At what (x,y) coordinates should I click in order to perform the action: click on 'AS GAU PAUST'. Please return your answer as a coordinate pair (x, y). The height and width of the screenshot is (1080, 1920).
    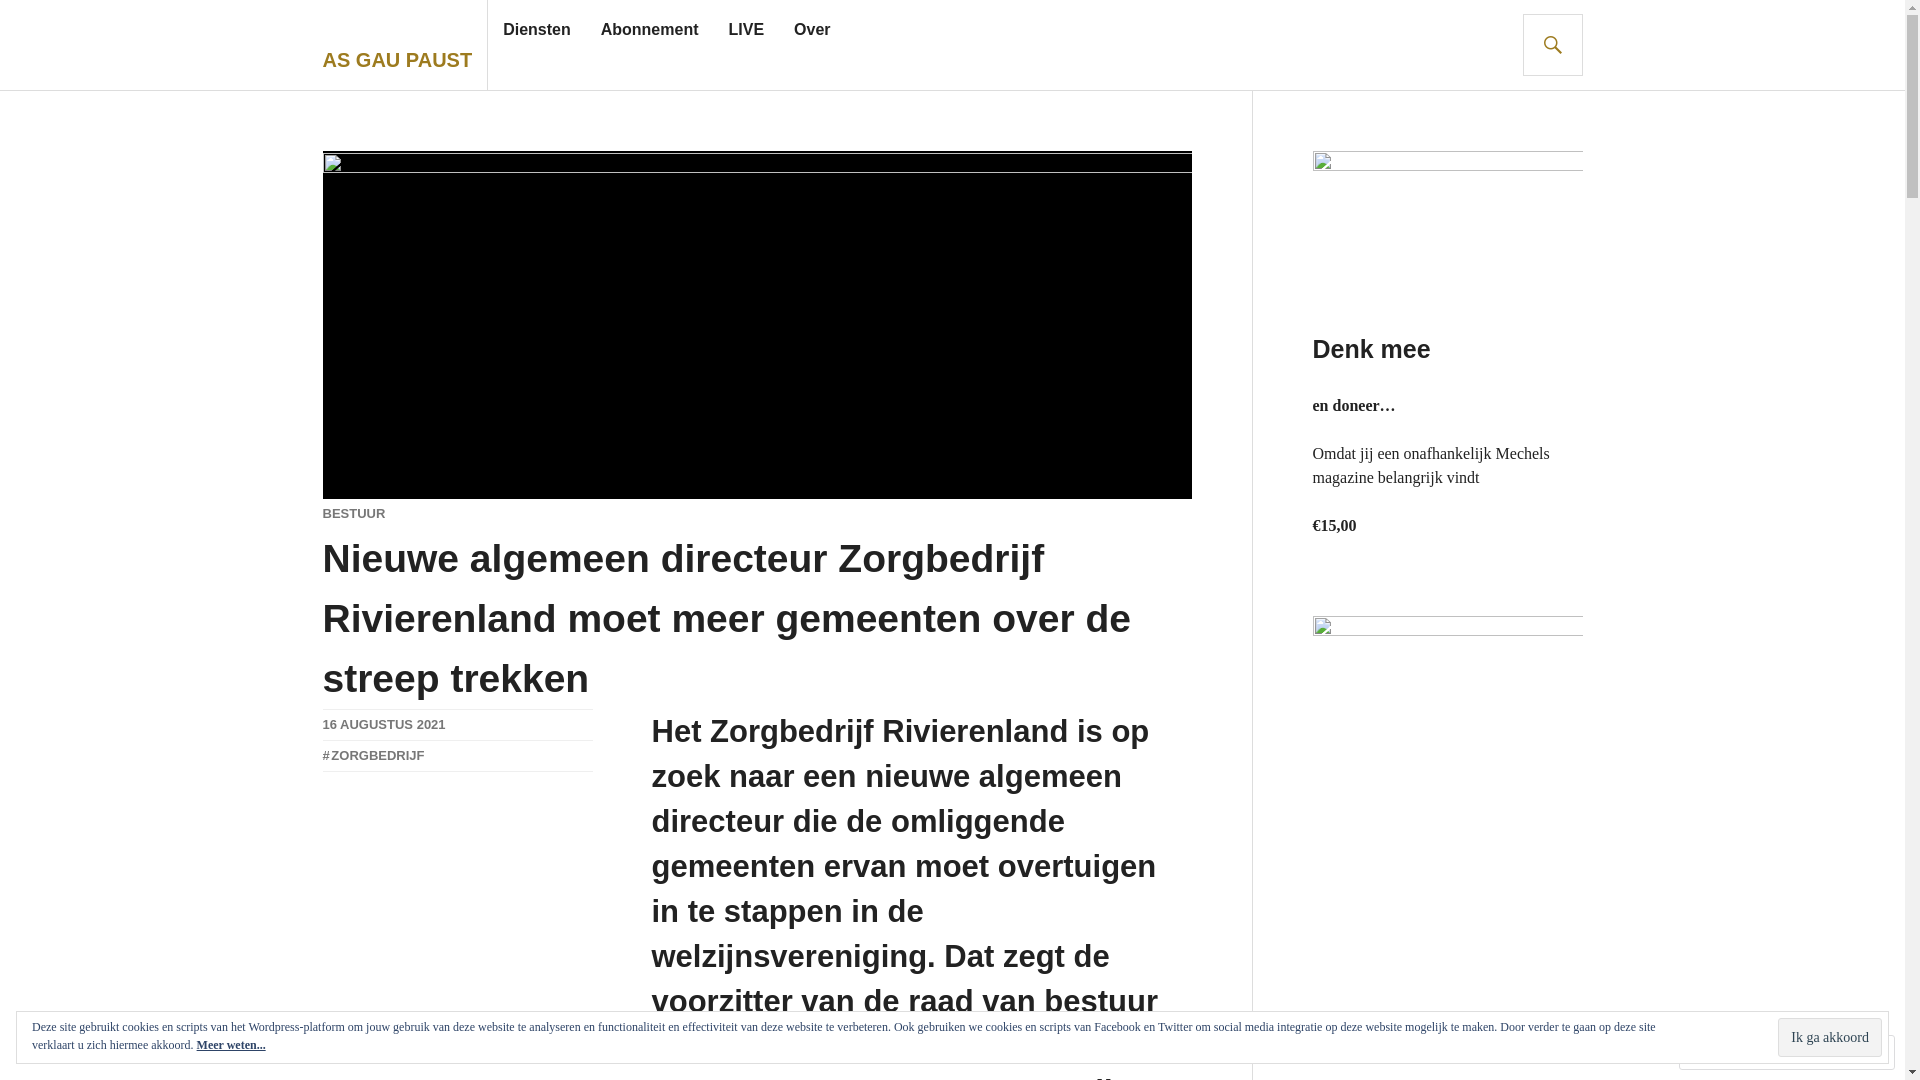
    Looking at the image, I should click on (397, 59).